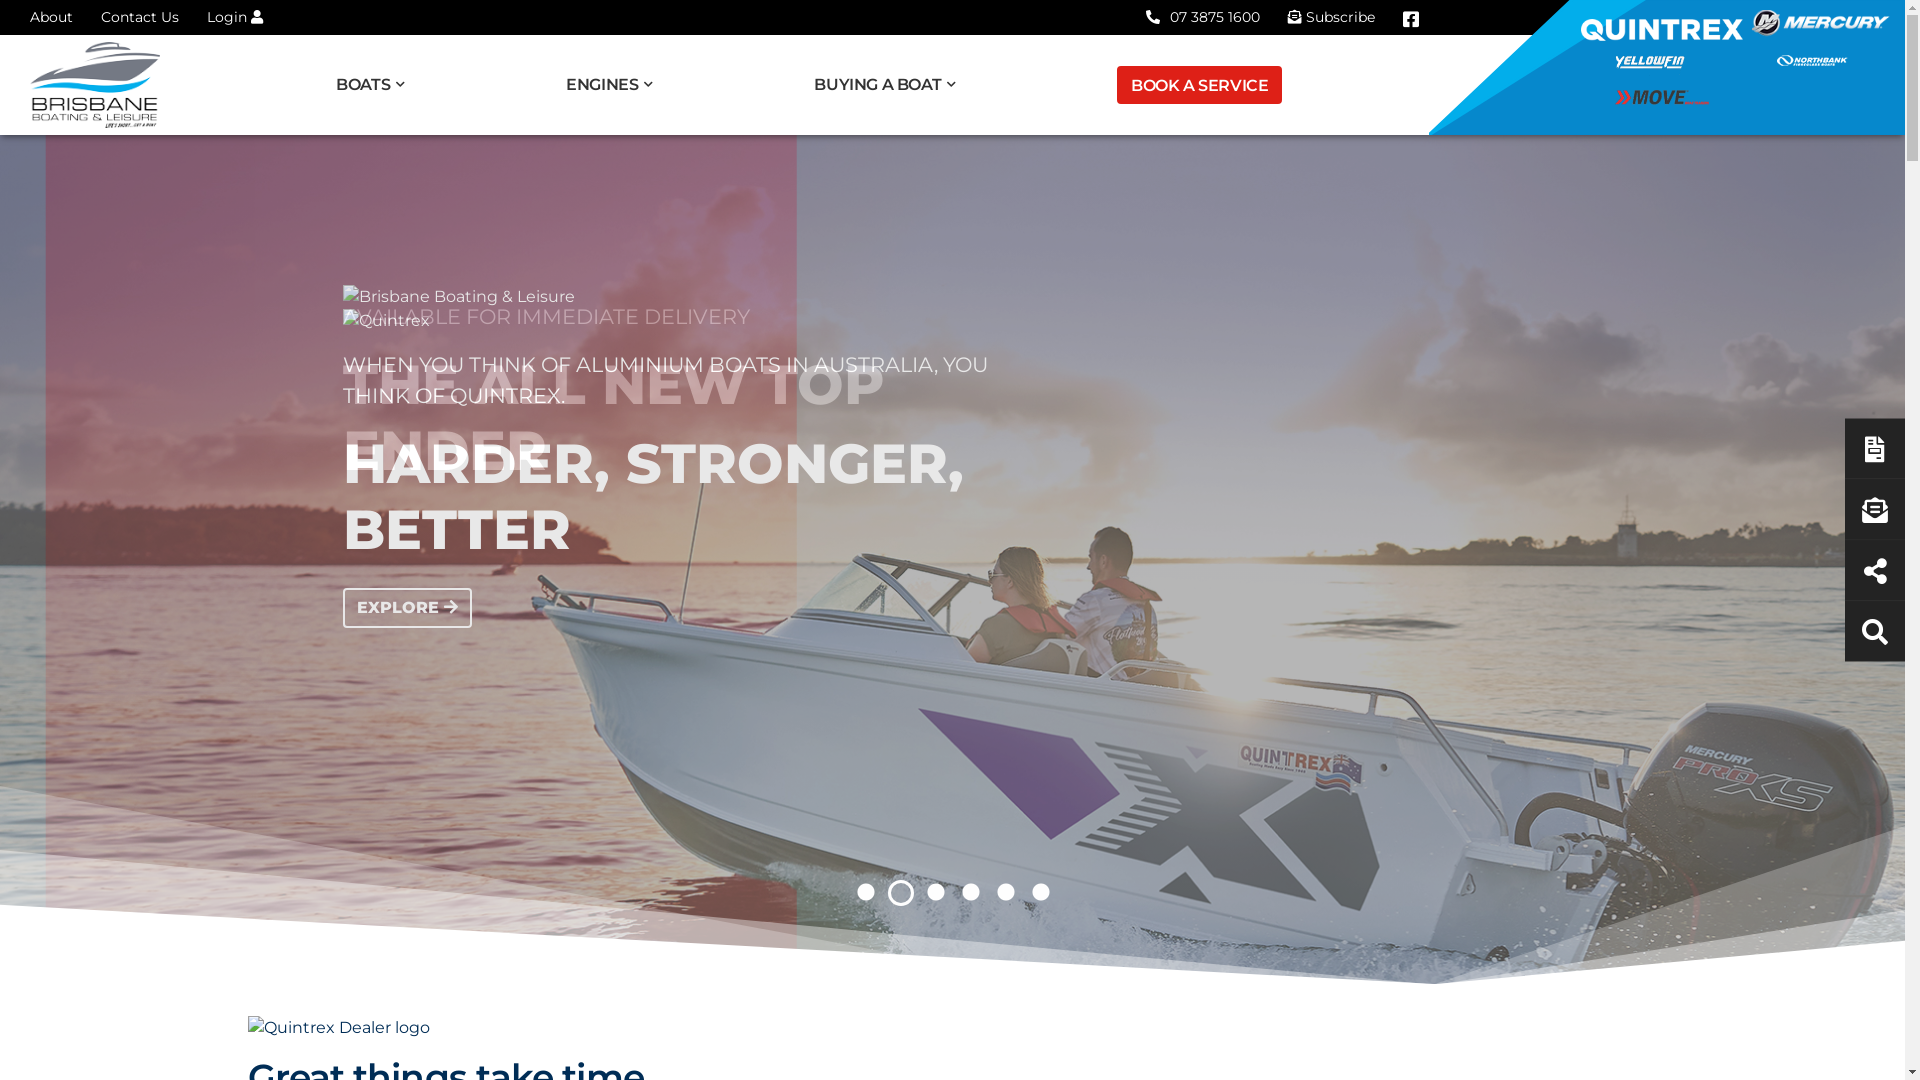  I want to click on '5', so click(992, 891).